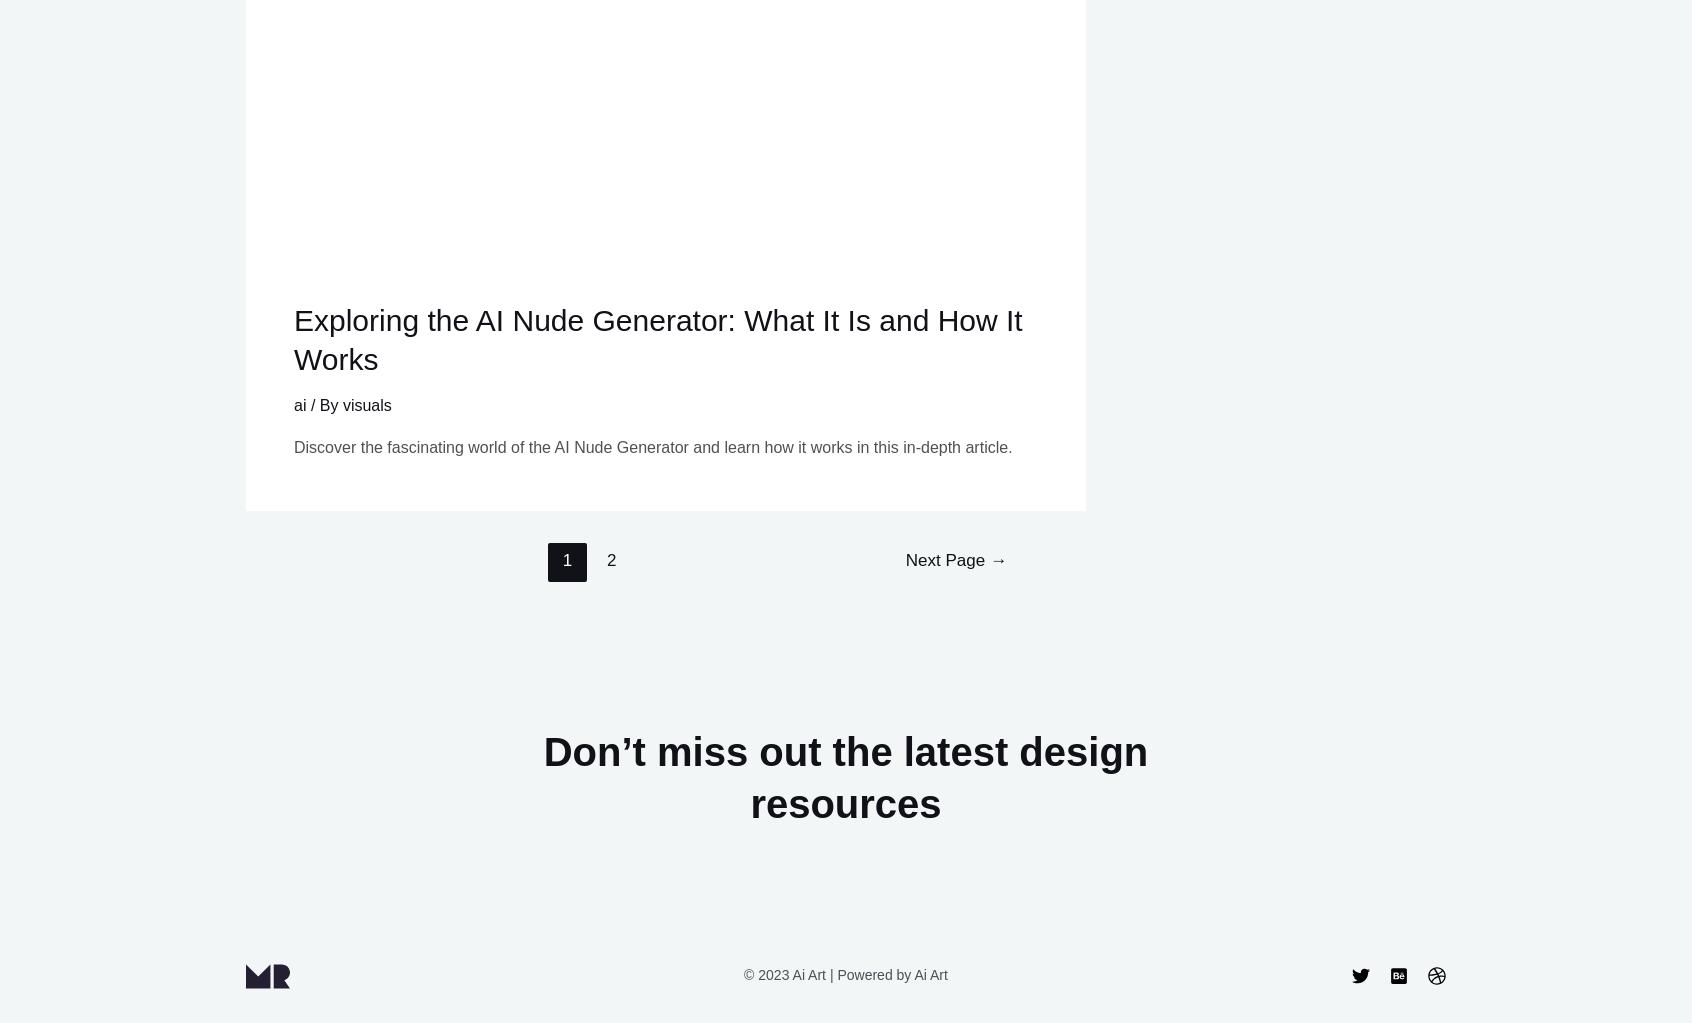 Image resolution: width=1692 pixels, height=1023 pixels. Describe the element at coordinates (652, 445) in the screenshot. I see `'Discover the fascinating world of the AI Nude Generator and learn how it works in this in-depth article.'` at that location.